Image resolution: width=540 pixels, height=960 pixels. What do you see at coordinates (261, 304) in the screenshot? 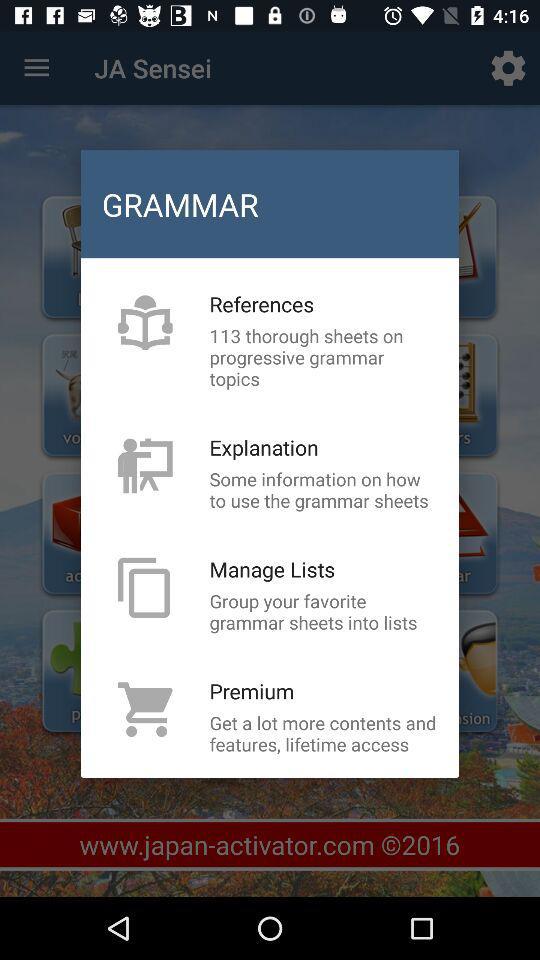
I see `item below the grammar` at bounding box center [261, 304].